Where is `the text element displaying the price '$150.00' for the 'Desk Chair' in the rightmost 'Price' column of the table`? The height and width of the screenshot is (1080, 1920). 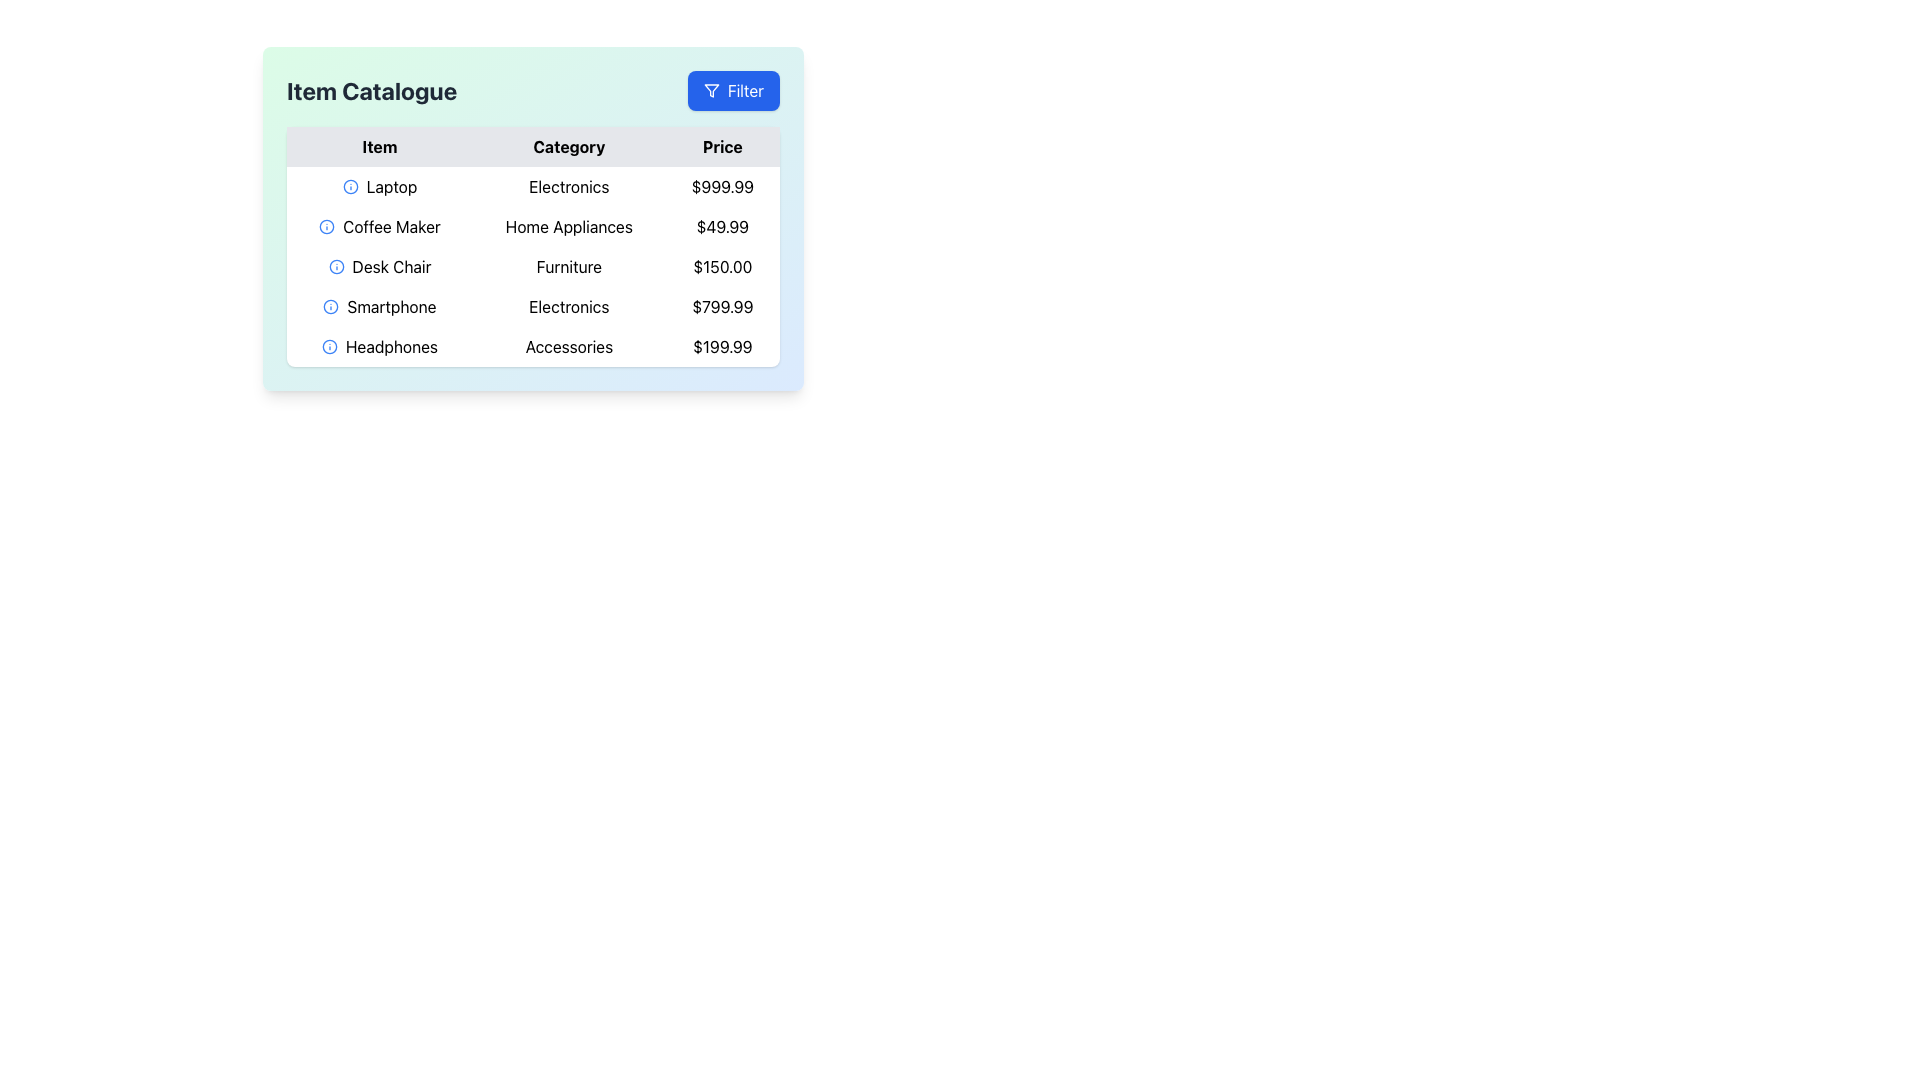
the text element displaying the price '$150.00' for the 'Desk Chair' in the rightmost 'Price' column of the table is located at coordinates (721, 265).